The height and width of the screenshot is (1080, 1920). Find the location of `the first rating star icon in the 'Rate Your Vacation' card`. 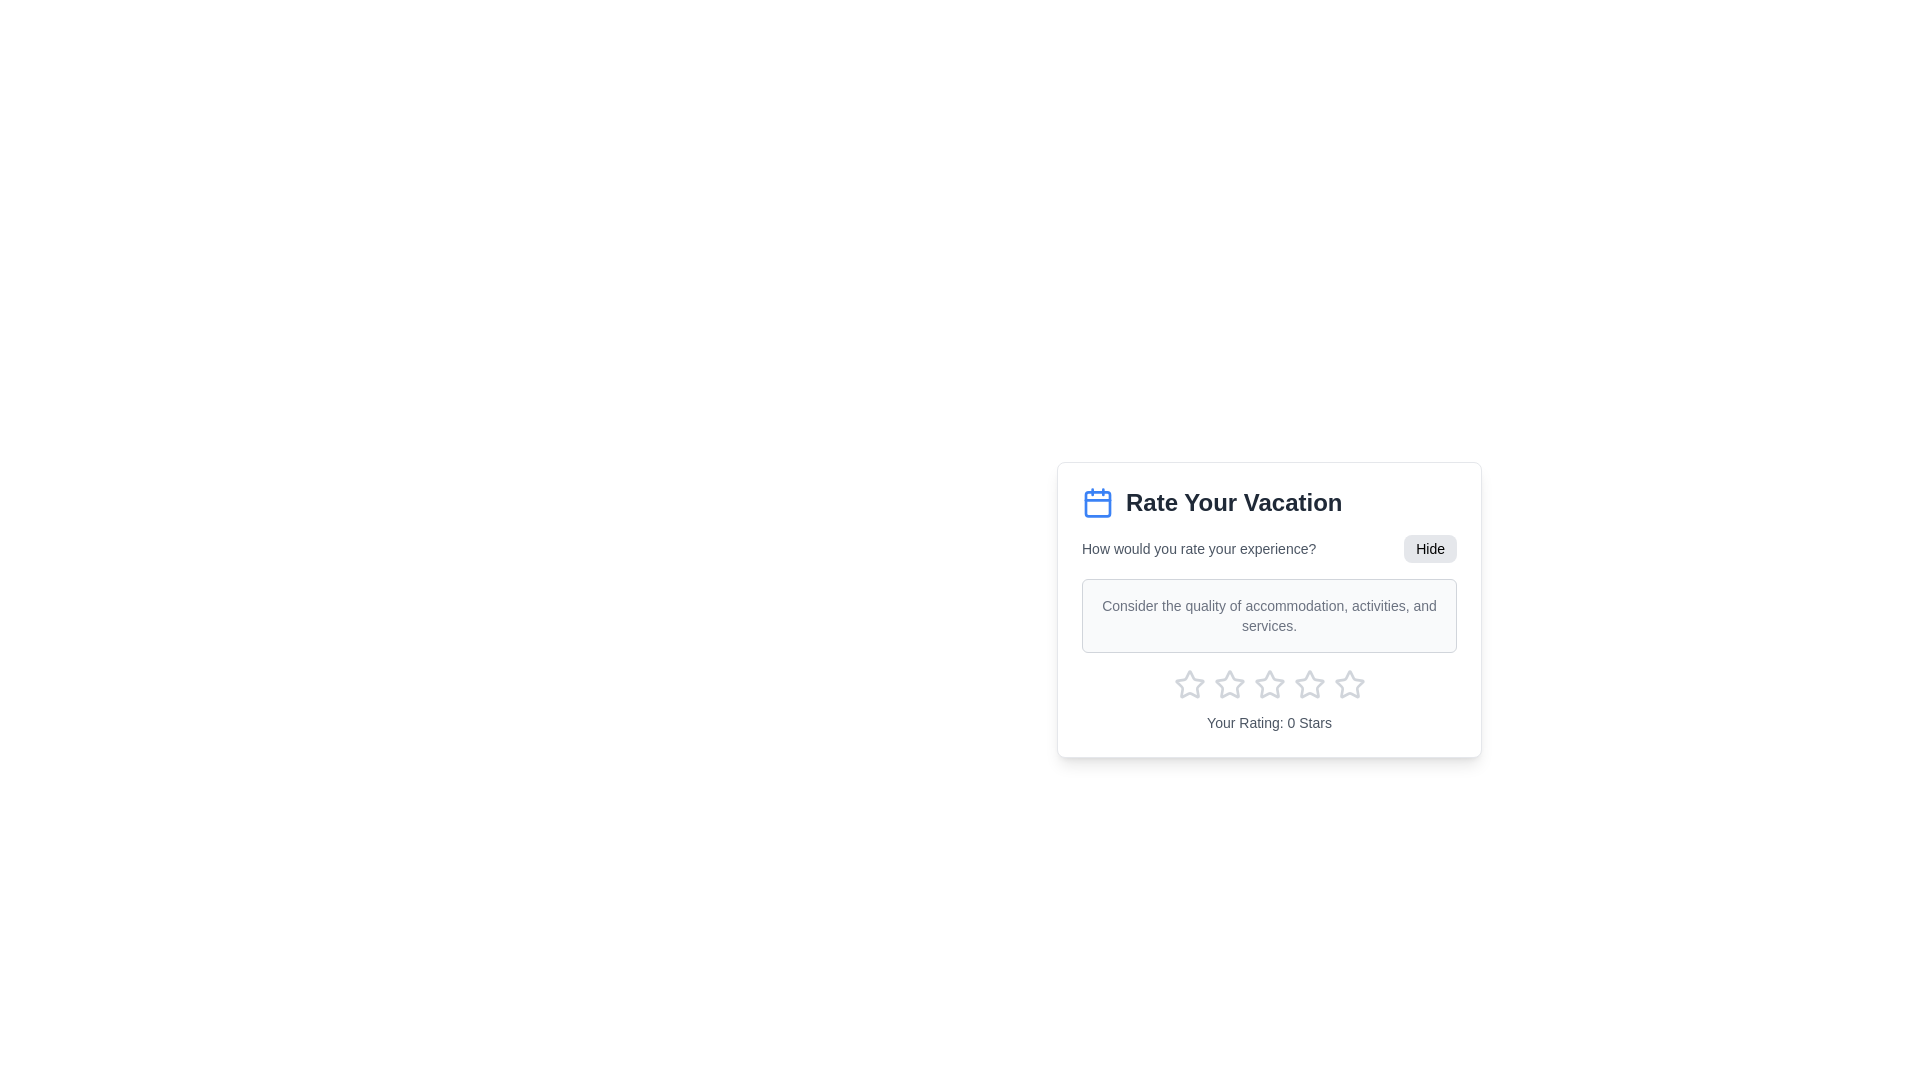

the first rating star icon in the 'Rate Your Vacation' card is located at coordinates (1228, 683).